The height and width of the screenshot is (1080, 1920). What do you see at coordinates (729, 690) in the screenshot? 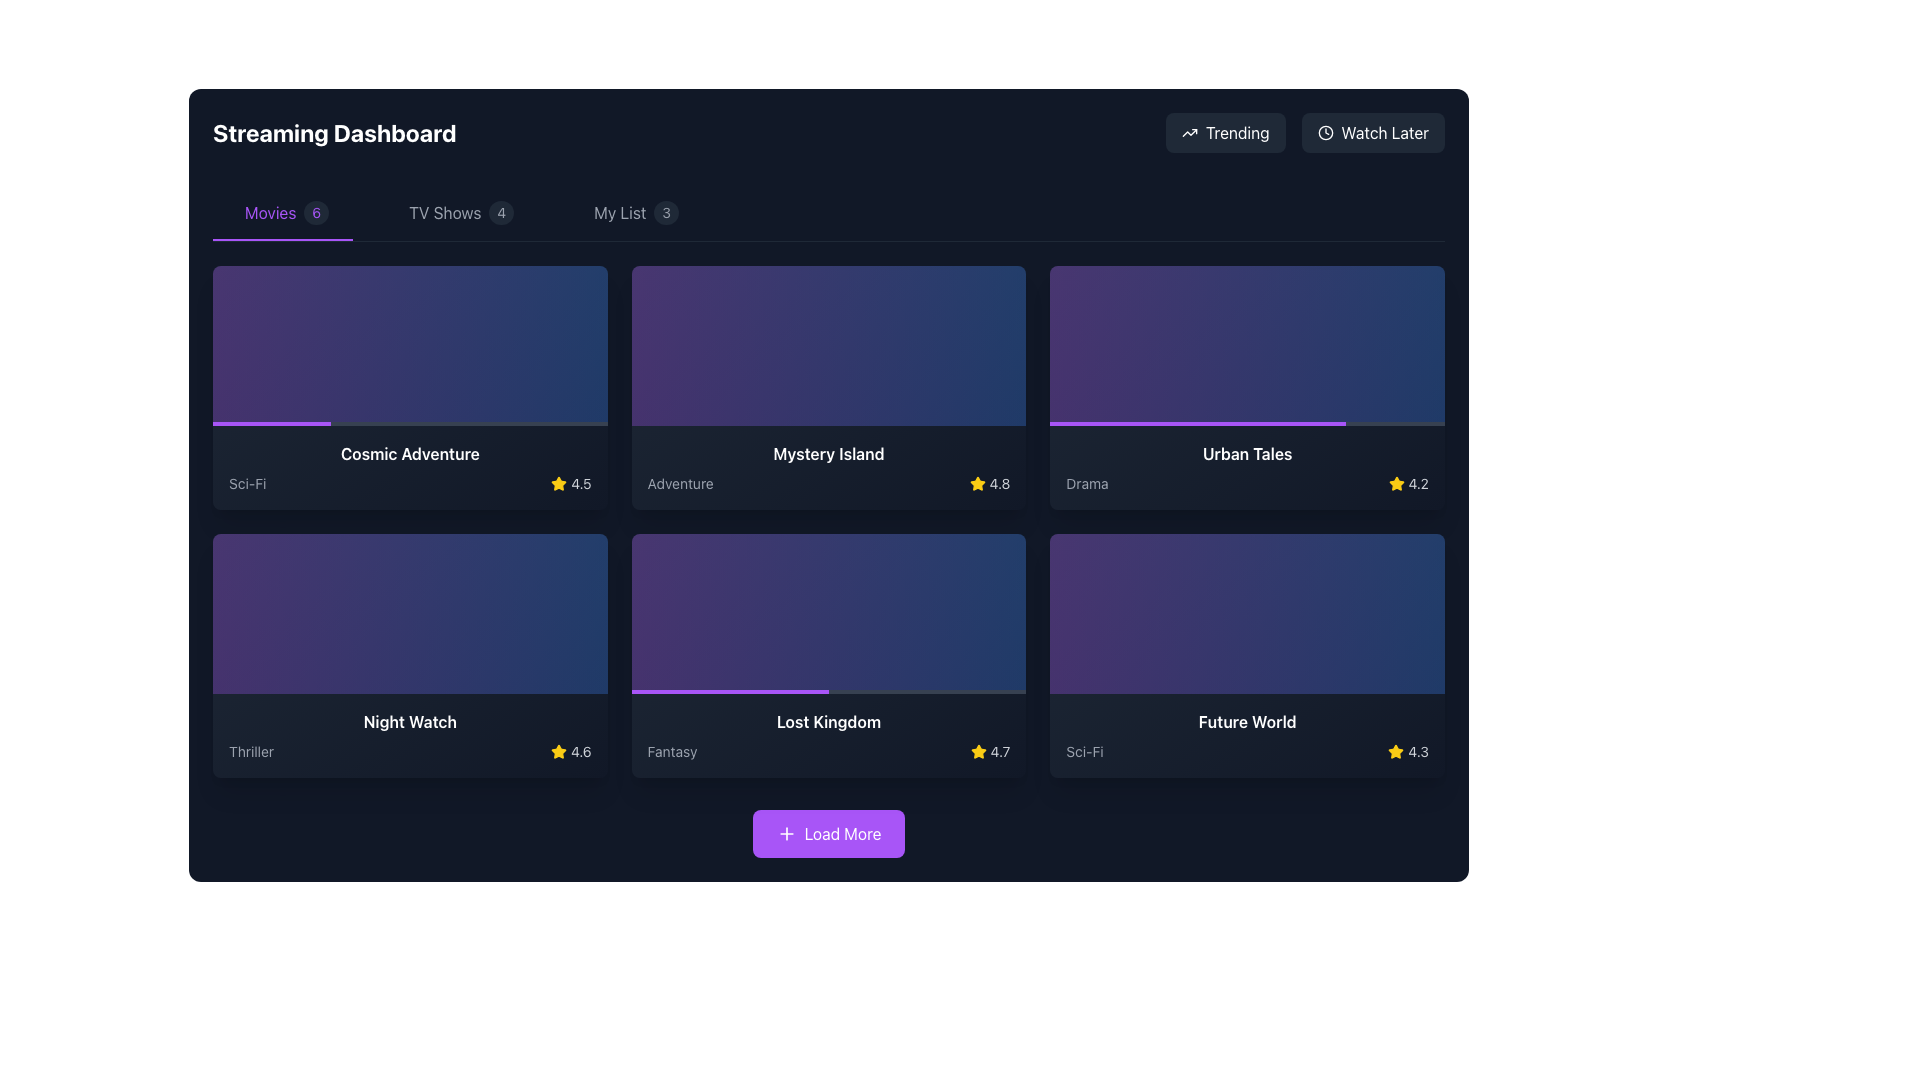
I see `the Progress Indicator Bar located at the bottom-center of the 'Lost Kingdom' card by moving the cursor to its center point` at bounding box center [729, 690].